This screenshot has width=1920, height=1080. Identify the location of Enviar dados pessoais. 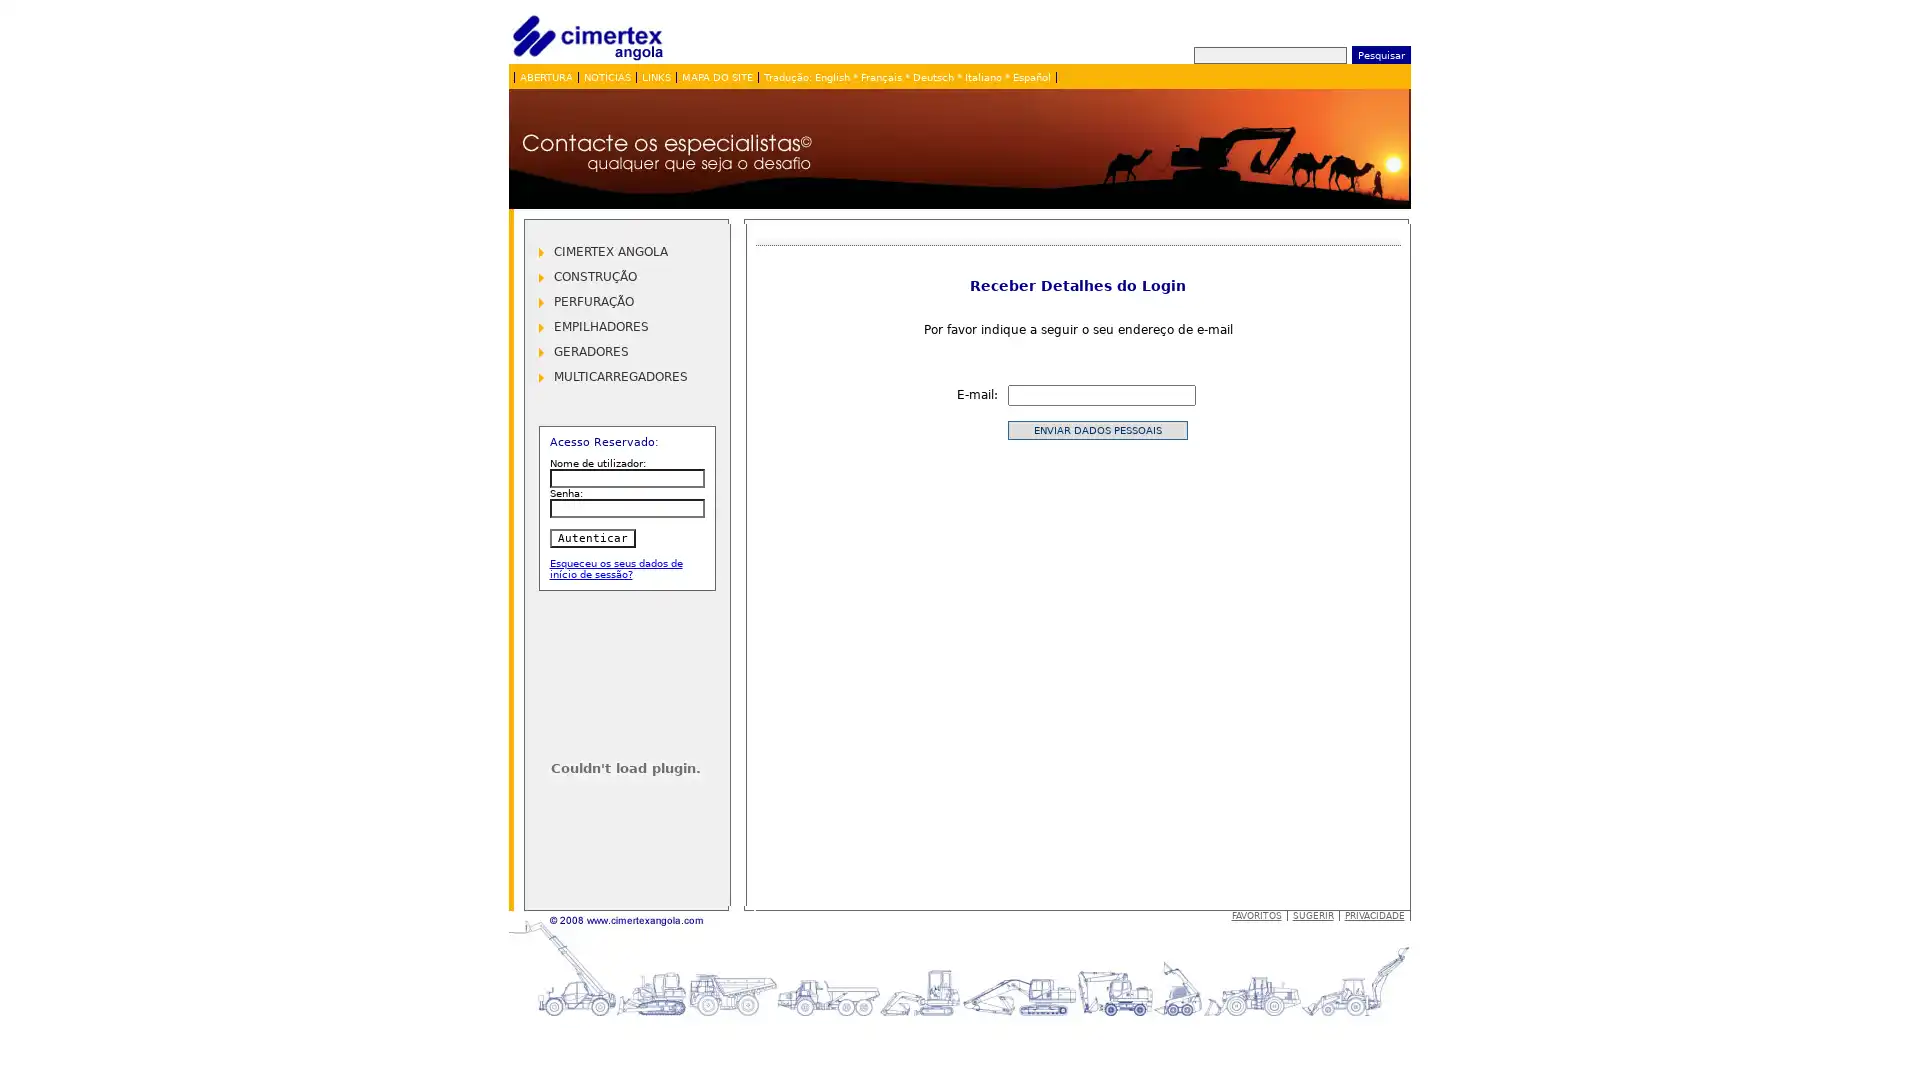
(1097, 428).